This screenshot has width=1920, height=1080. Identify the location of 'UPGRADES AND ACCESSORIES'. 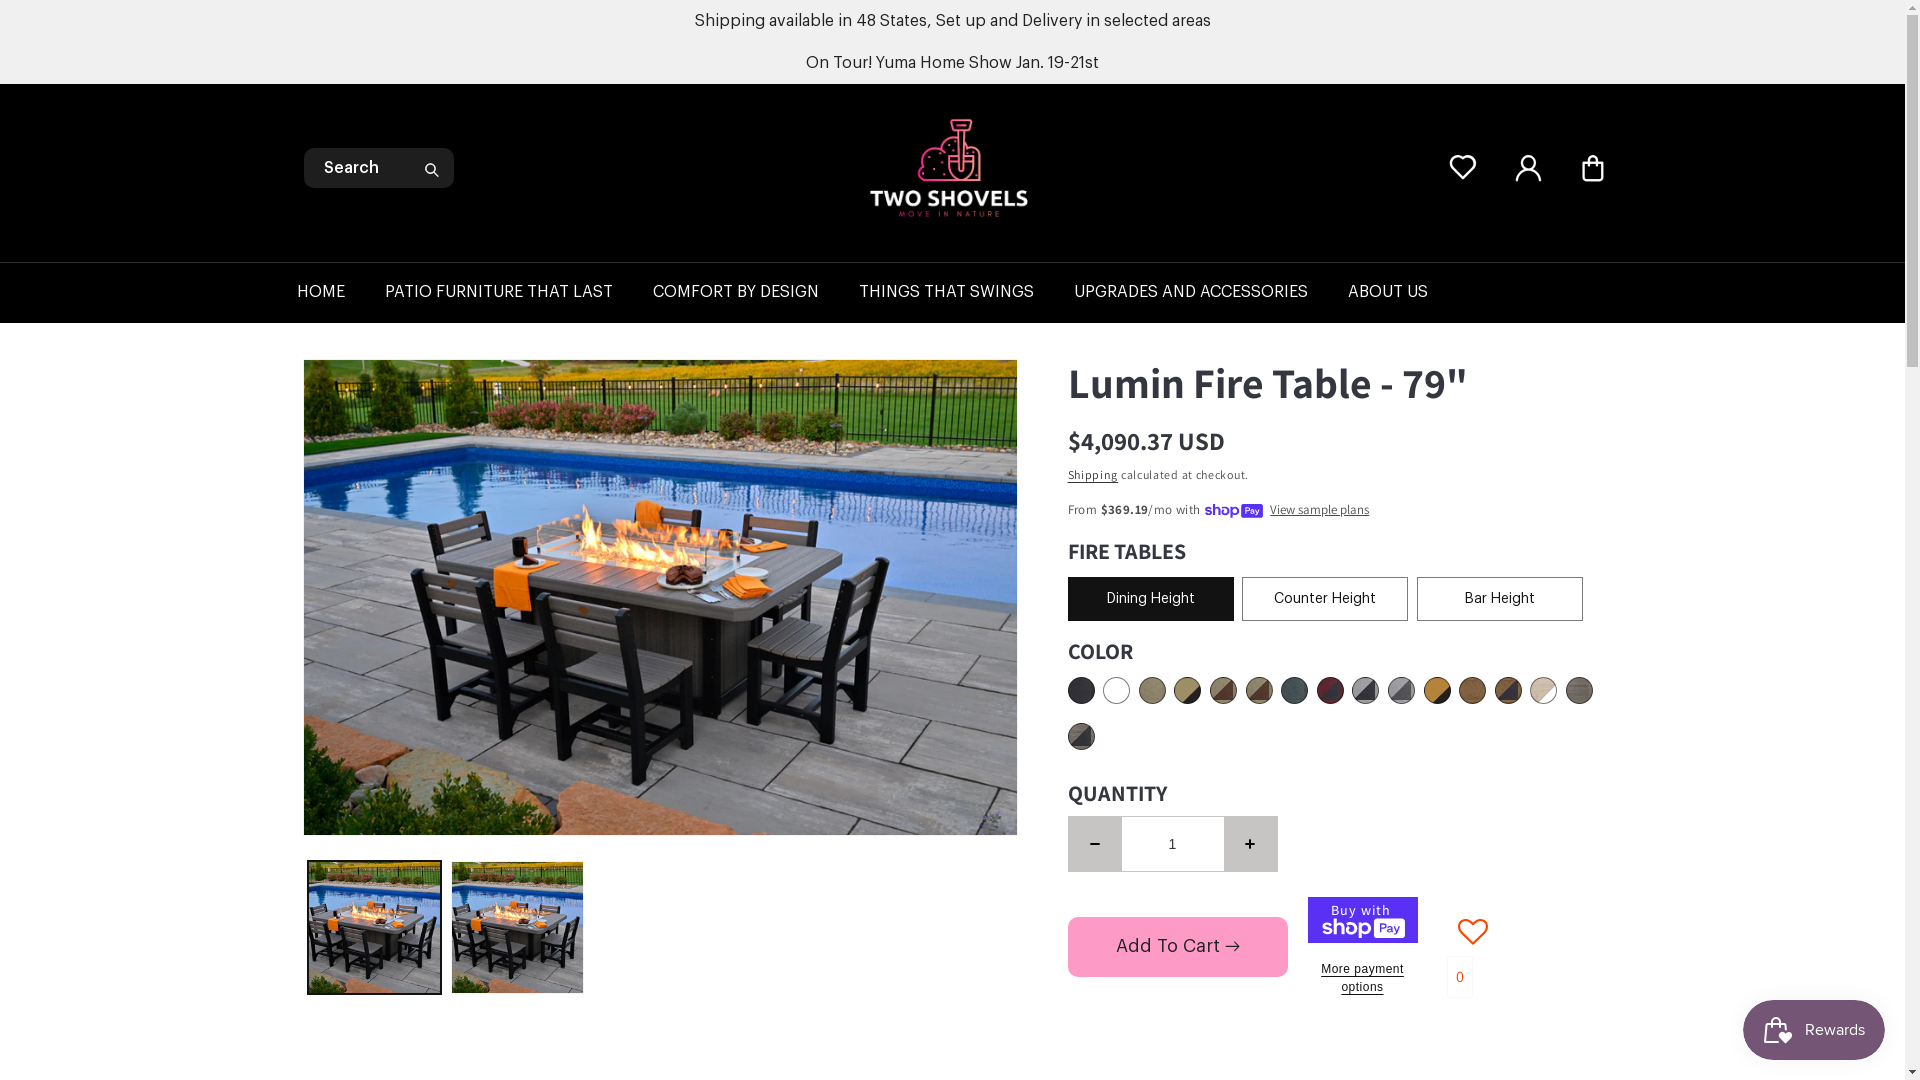
(1209, 292).